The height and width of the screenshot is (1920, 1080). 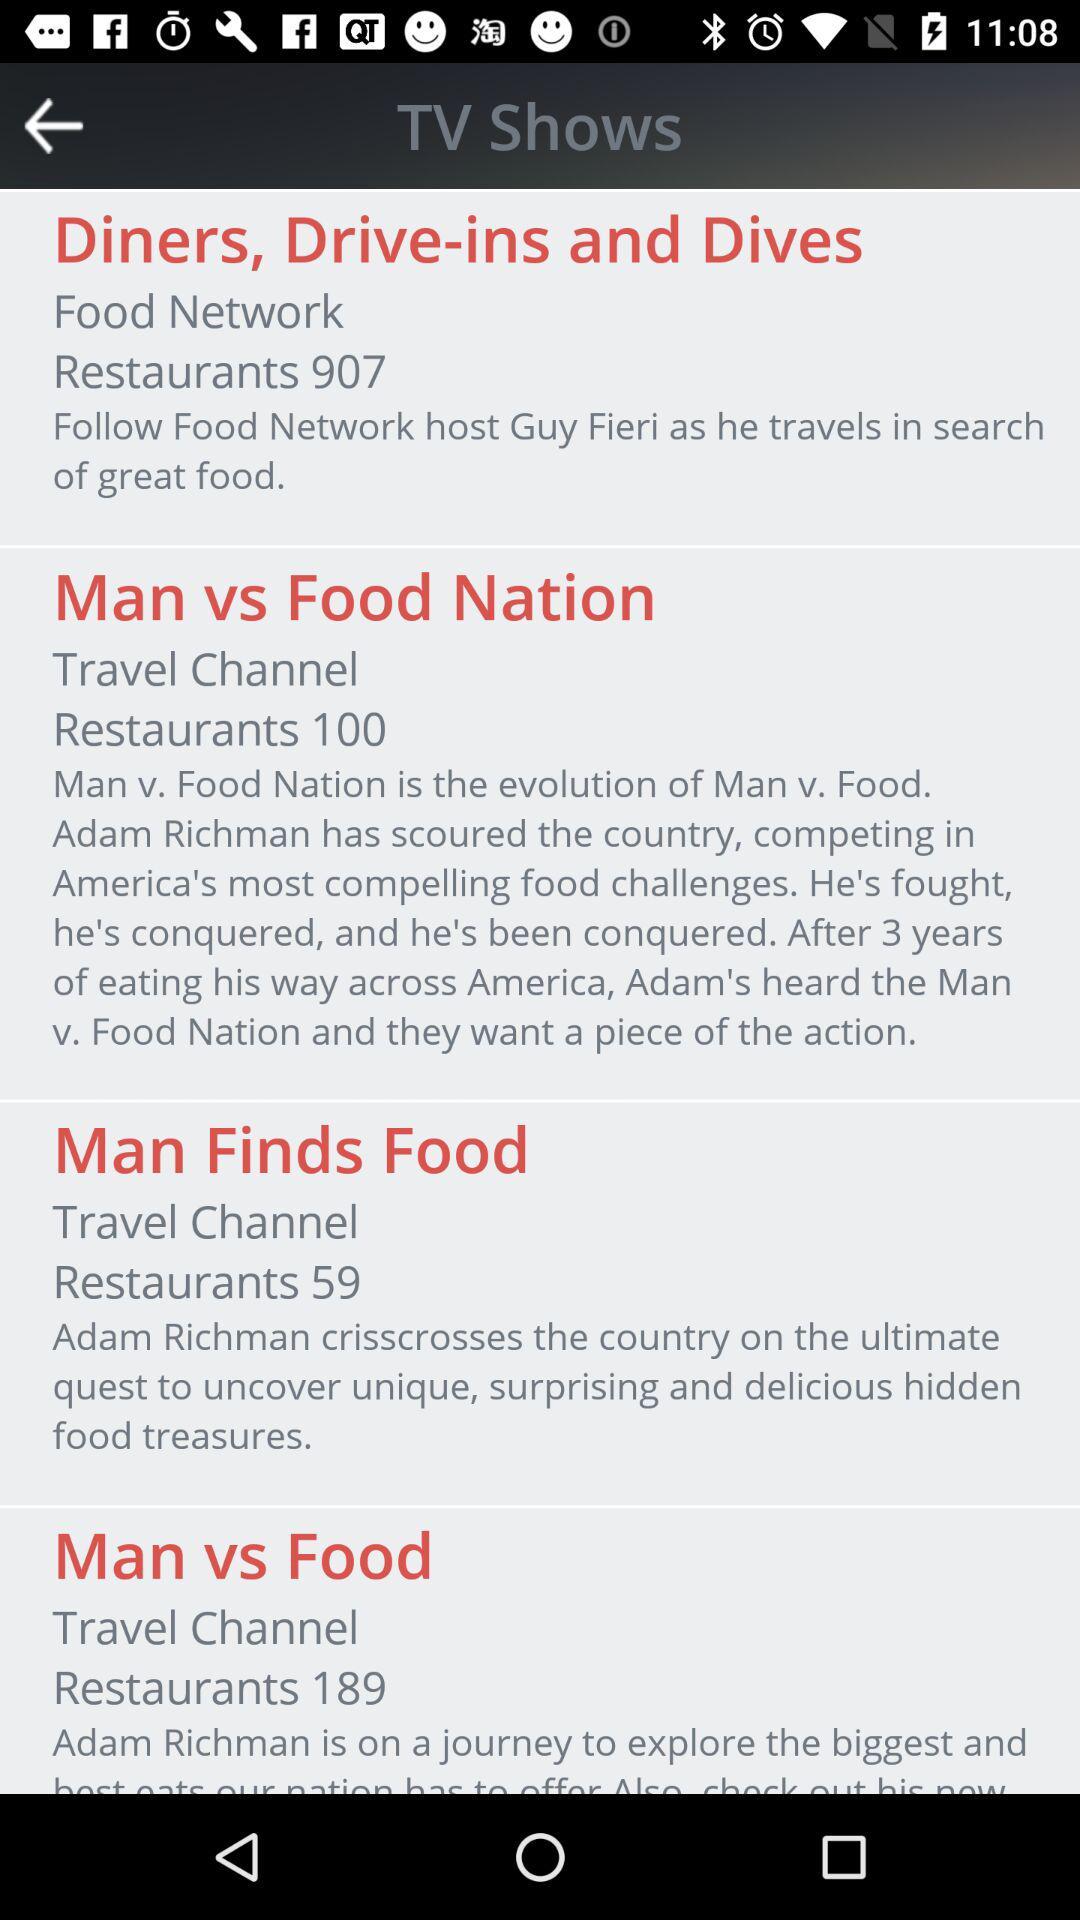 What do you see at coordinates (219, 370) in the screenshot?
I see `item above the follow food network icon` at bounding box center [219, 370].